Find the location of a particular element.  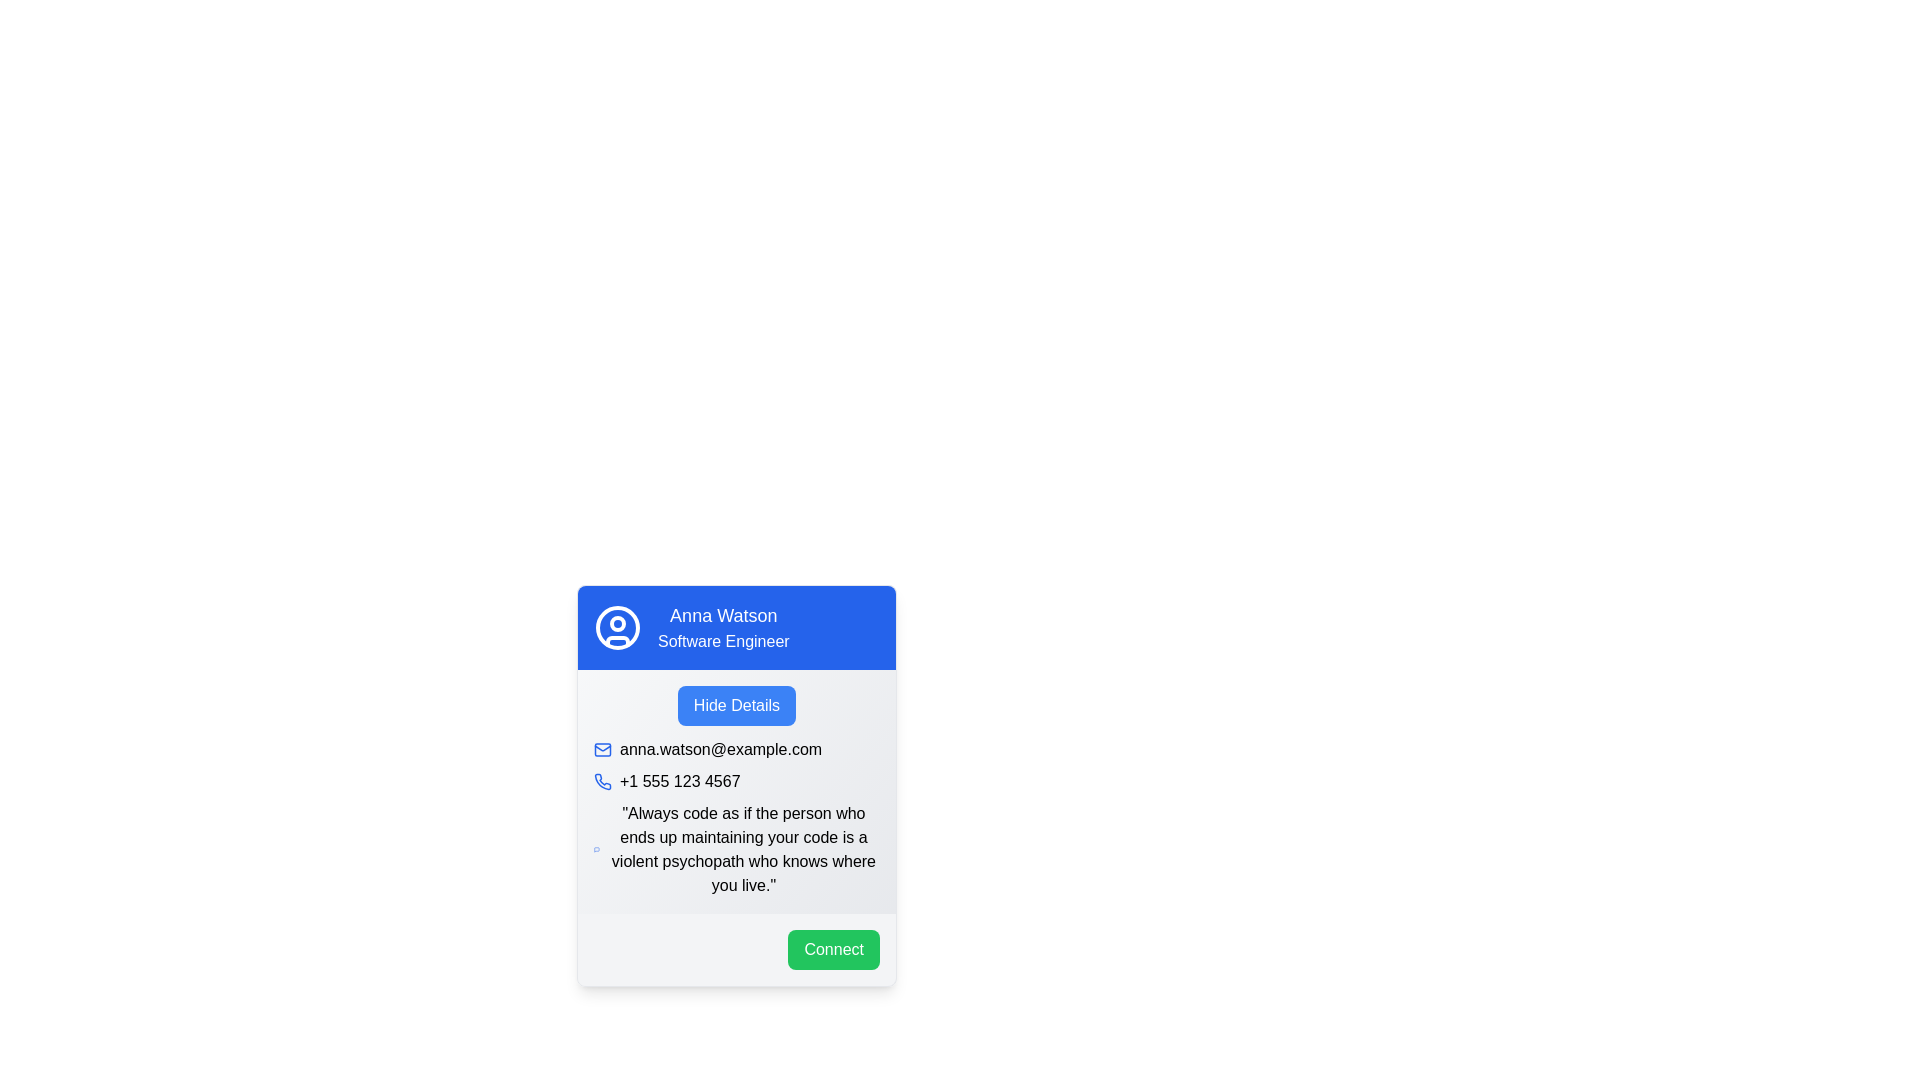

the text display showing the phone number '+1 555 123 4567', which is located adjacent to a blue phone icon within a vertical card layout is located at coordinates (680, 781).